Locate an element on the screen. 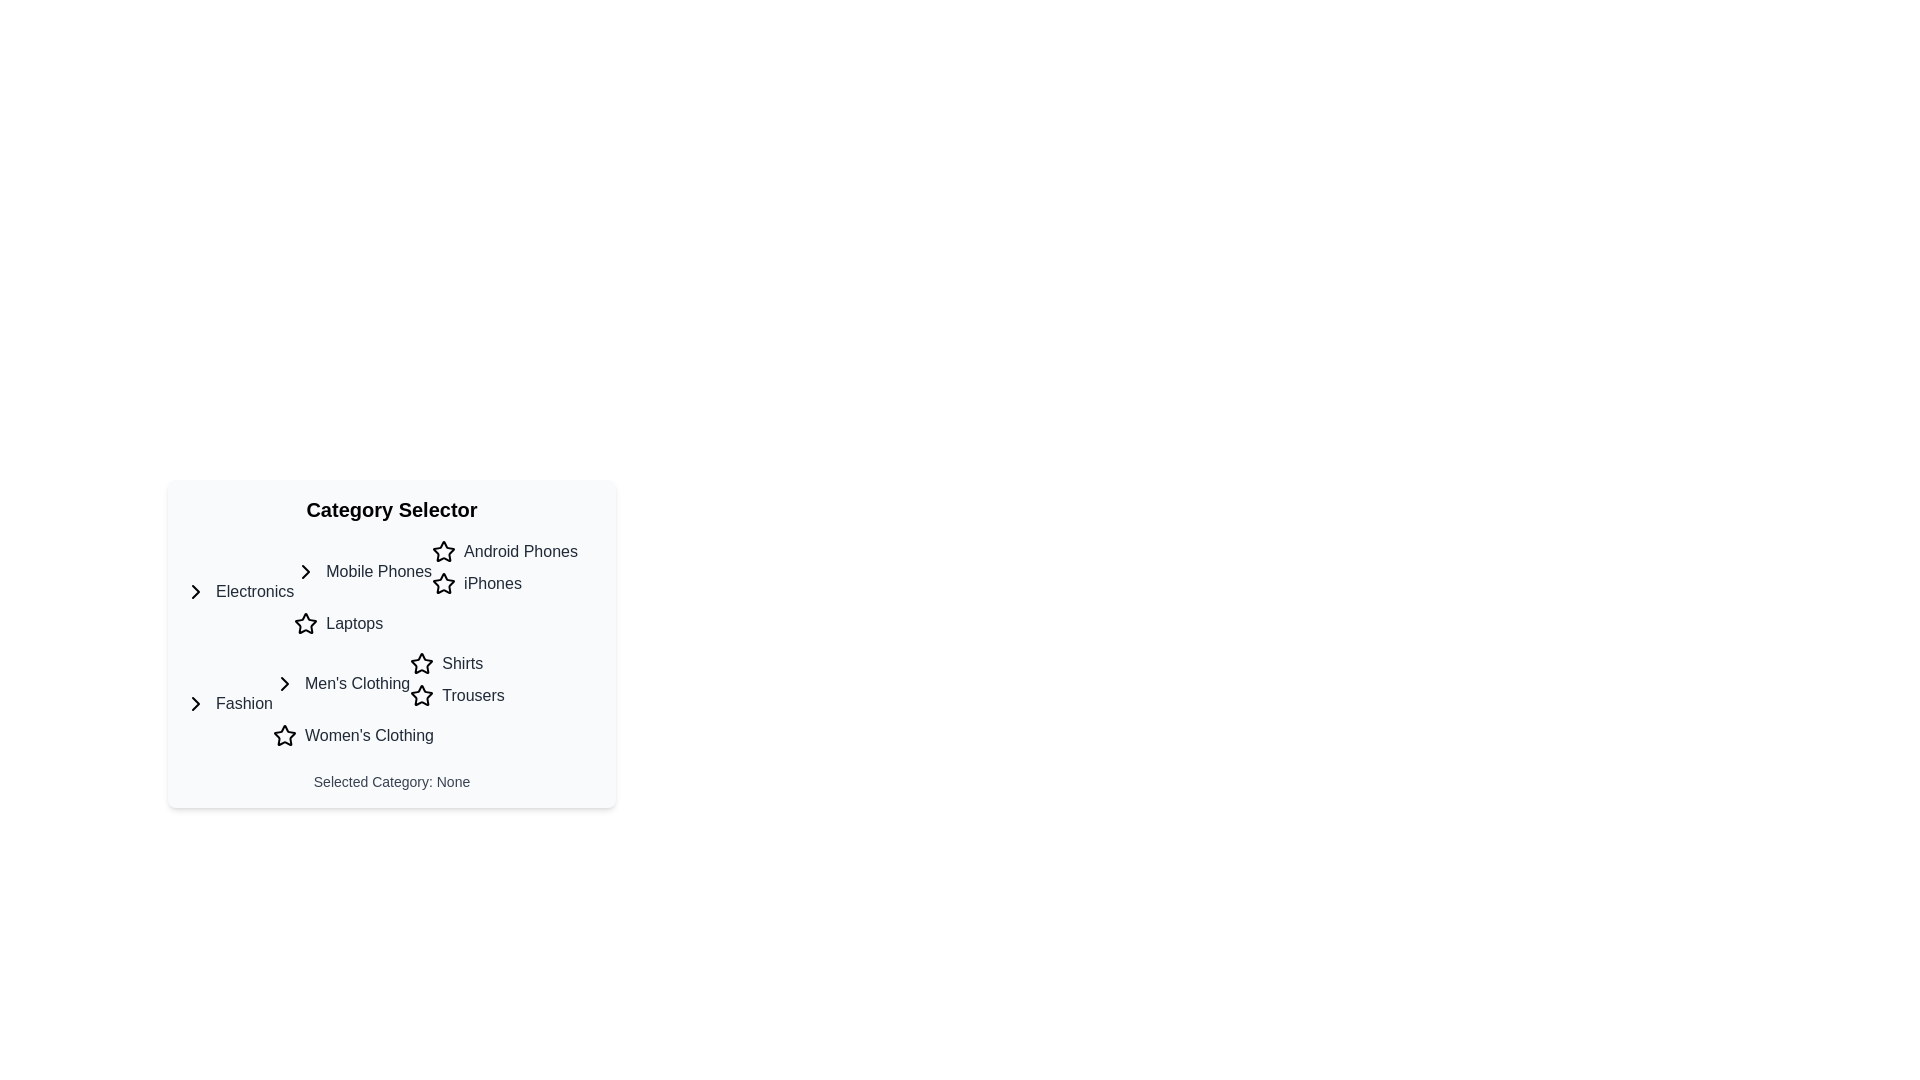 The image size is (1920, 1080). the clickable text label 'Trousers' in the subcategory list under 'Men's Clothing' within the 'Fashion' category is located at coordinates (456, 694).